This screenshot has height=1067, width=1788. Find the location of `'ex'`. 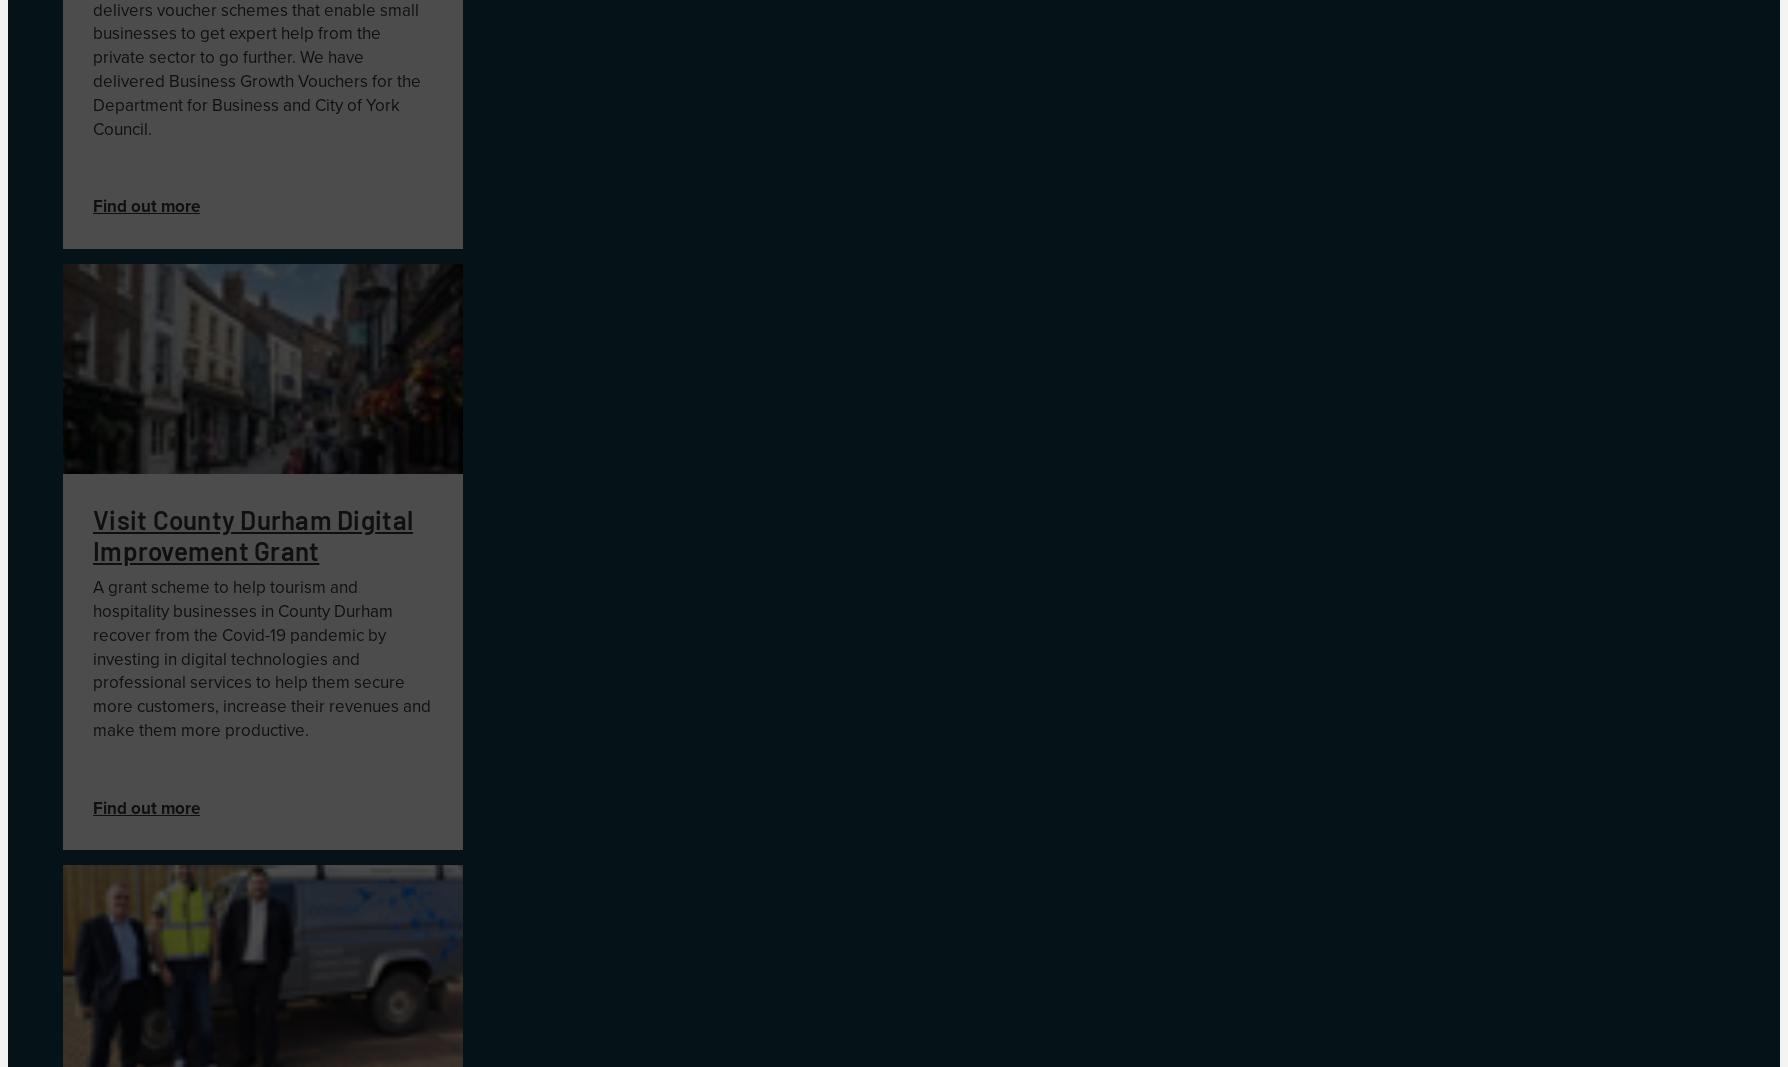

'ex' is located at coordinates (236, 32).